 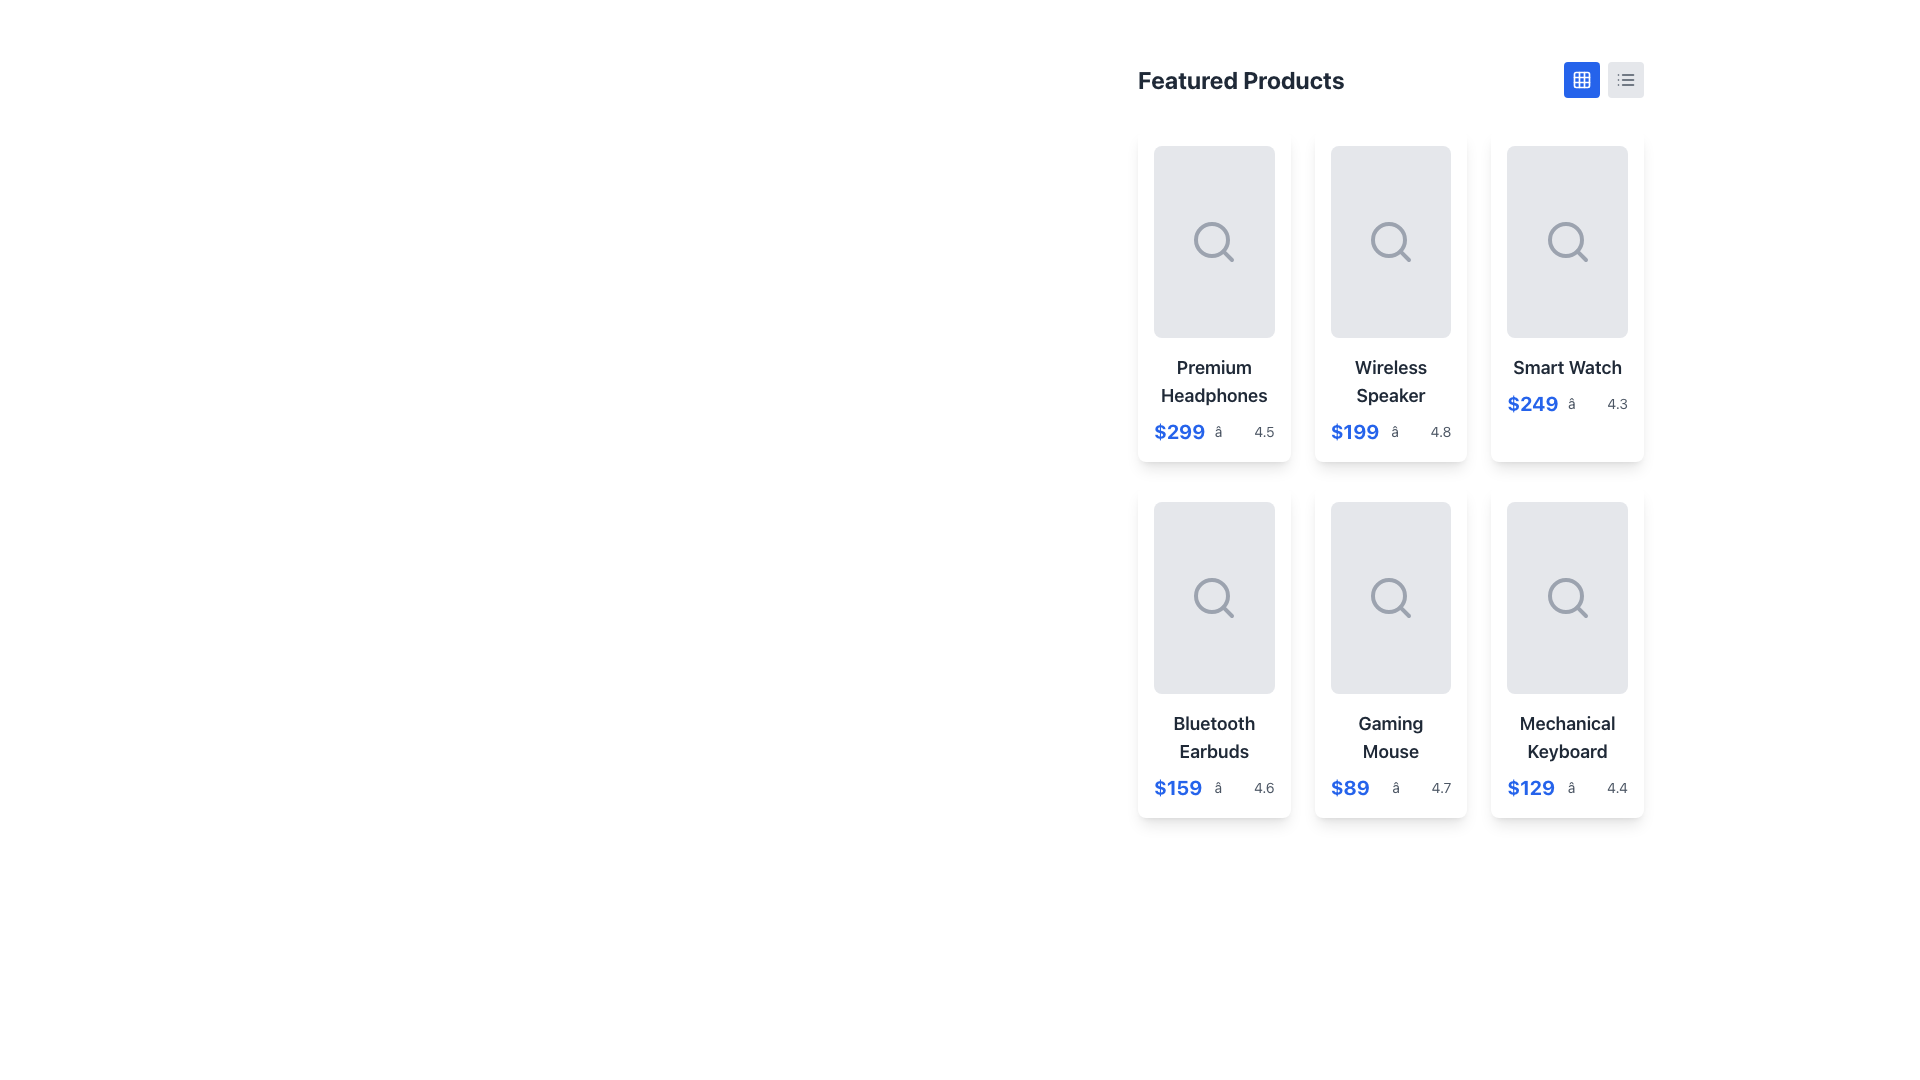 I want to click on the small magnifying glass icon located in the bottom-right card of the grid layout under the 'Mechanical Keyboard' label, so click(x=1580, y=610).